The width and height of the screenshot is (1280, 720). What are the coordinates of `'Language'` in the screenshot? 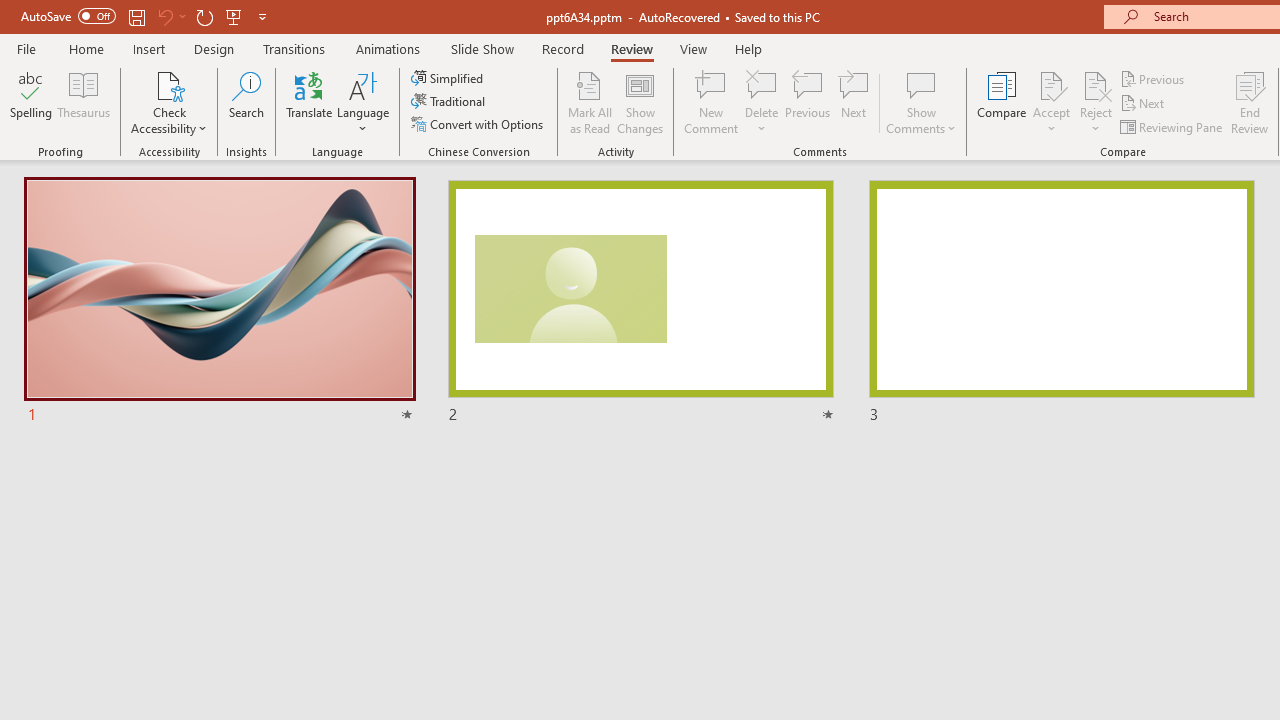 It's located at (363, 103).